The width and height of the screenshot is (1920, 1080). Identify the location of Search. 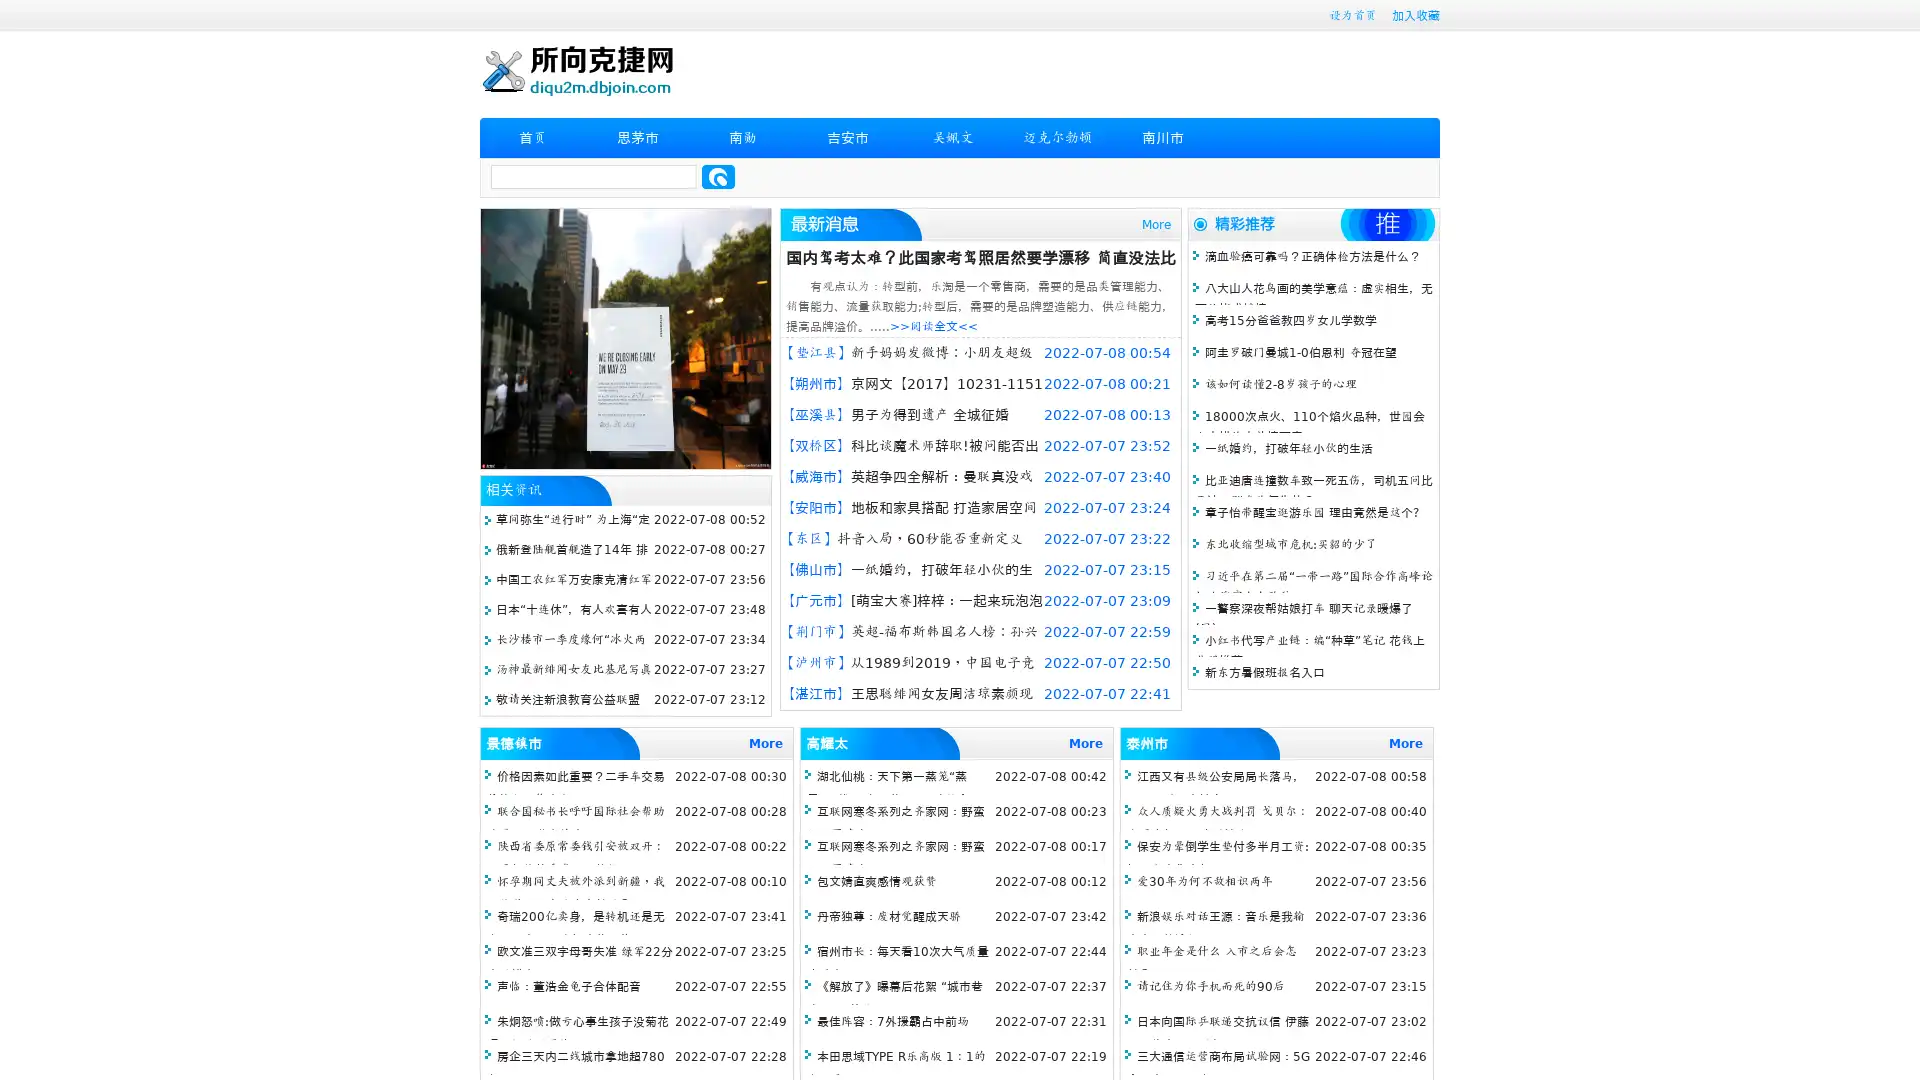
(718, 176).